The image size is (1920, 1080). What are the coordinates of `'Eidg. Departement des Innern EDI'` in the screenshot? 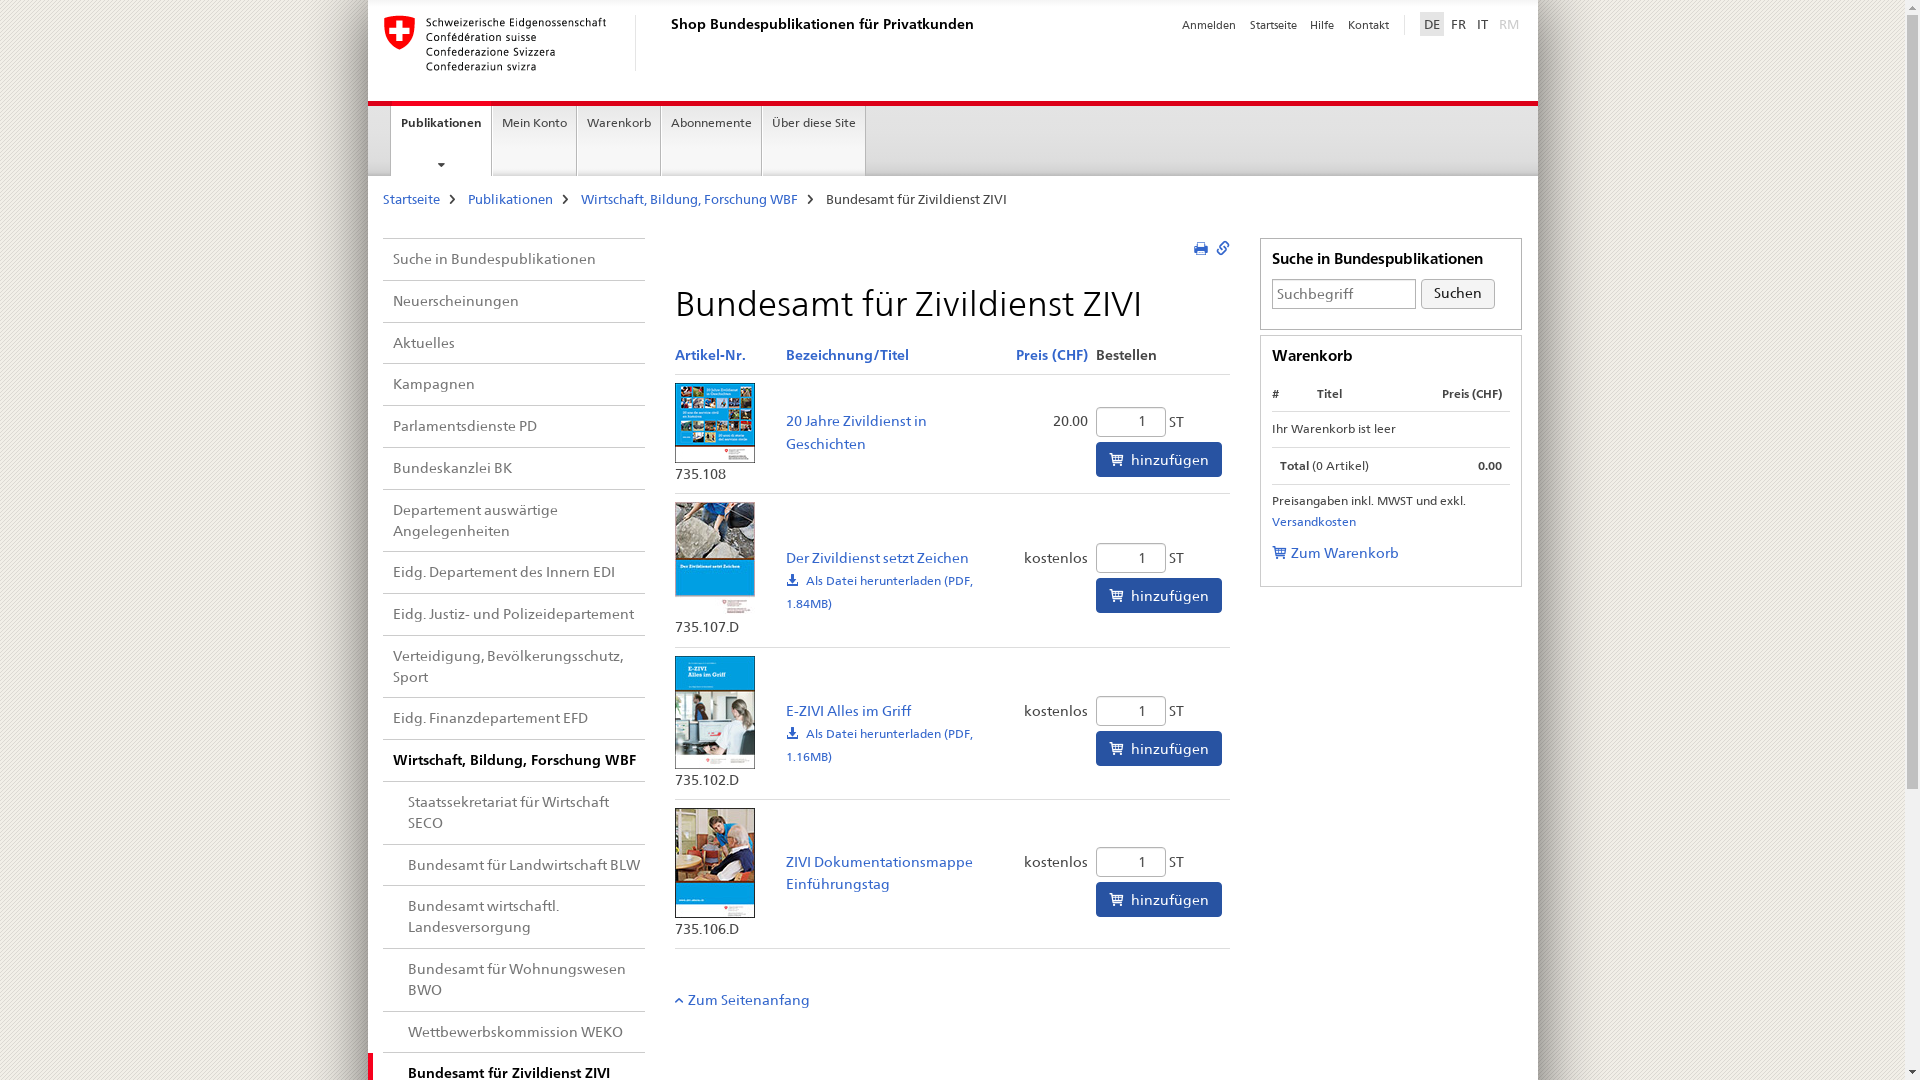 It's located at (513, 572).